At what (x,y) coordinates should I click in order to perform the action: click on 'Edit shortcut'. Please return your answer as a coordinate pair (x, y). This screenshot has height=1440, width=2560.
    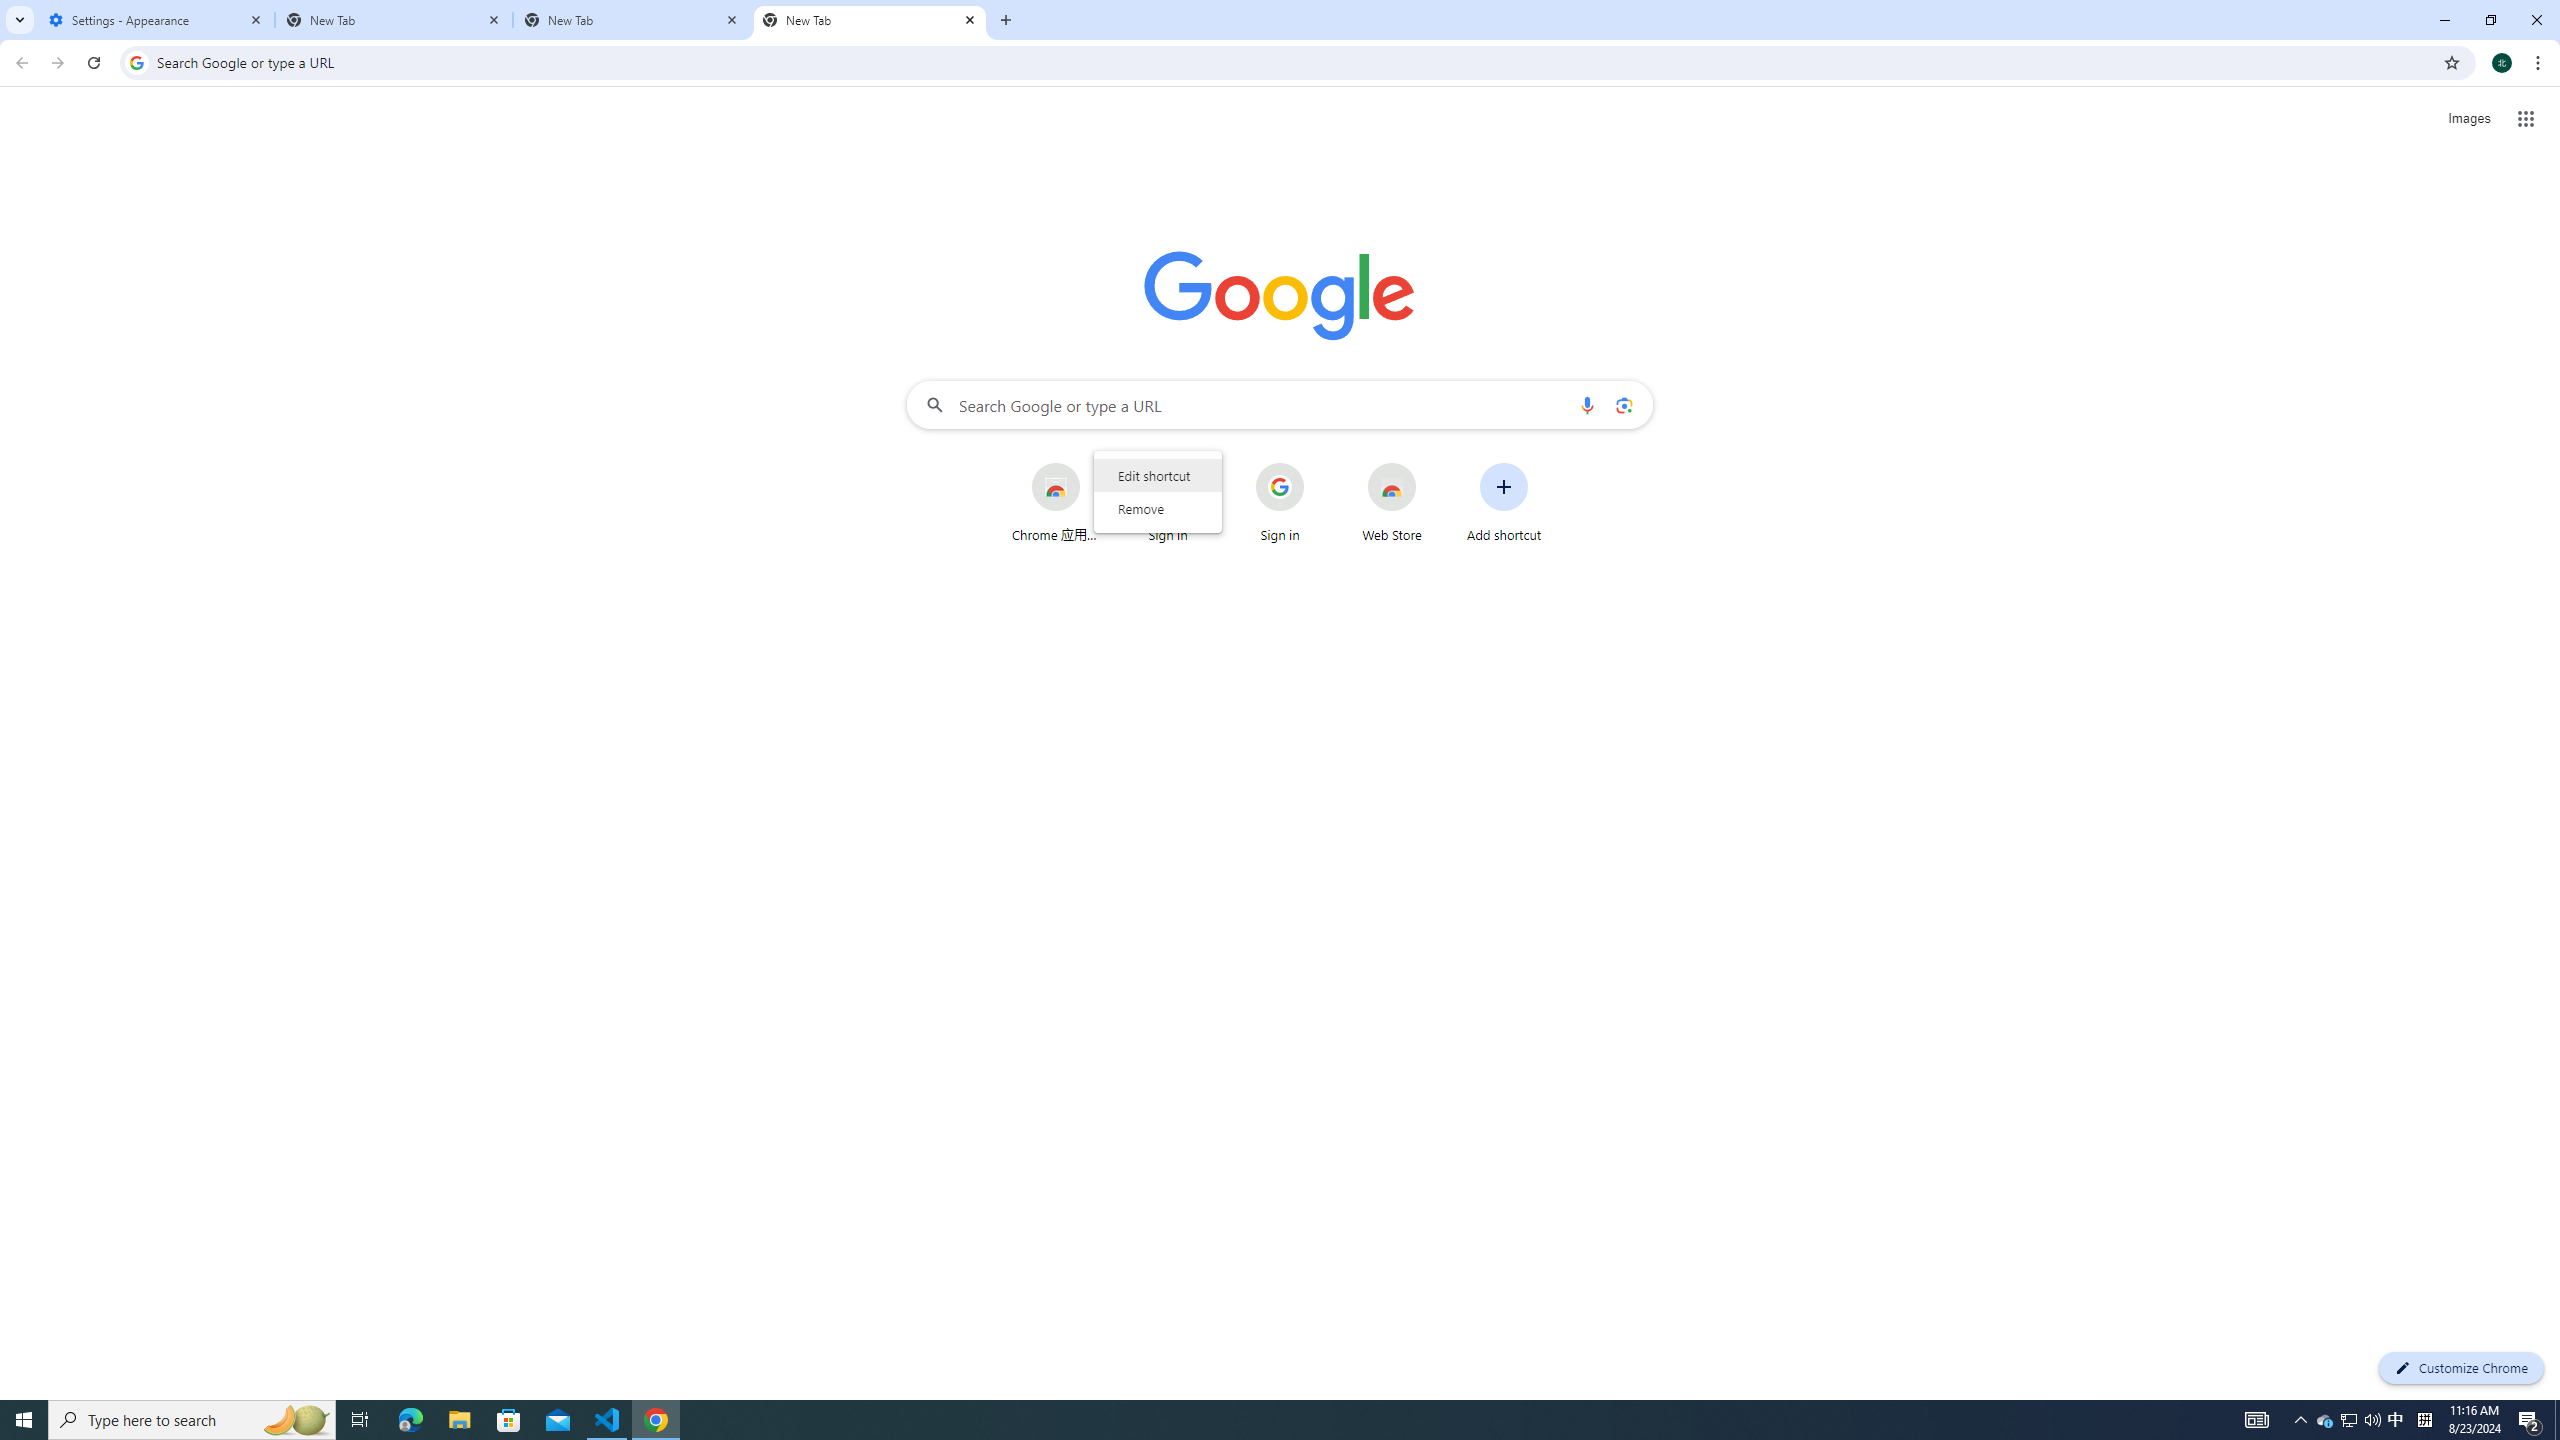
    Looking at the image, I should click on (1157, 474).